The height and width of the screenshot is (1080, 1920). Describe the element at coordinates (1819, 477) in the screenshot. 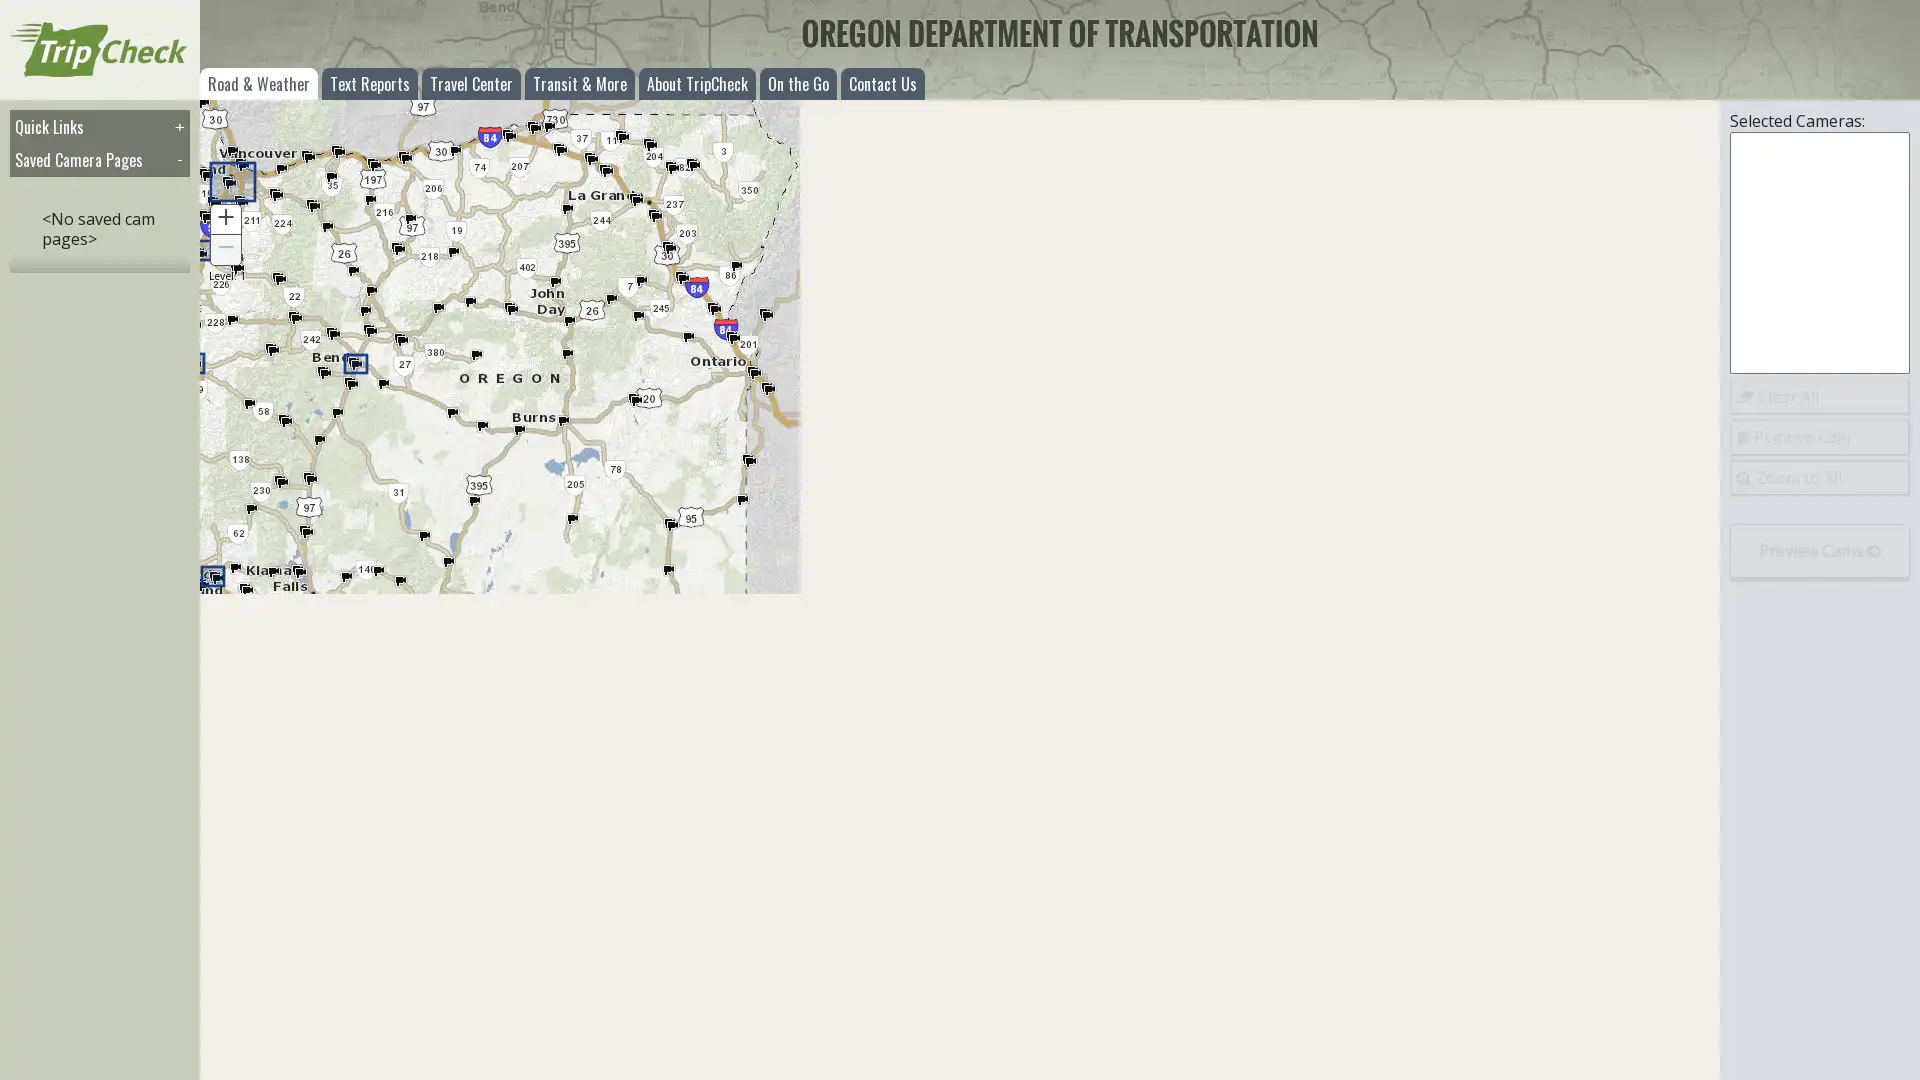

I see `Zoom to All` at that location.